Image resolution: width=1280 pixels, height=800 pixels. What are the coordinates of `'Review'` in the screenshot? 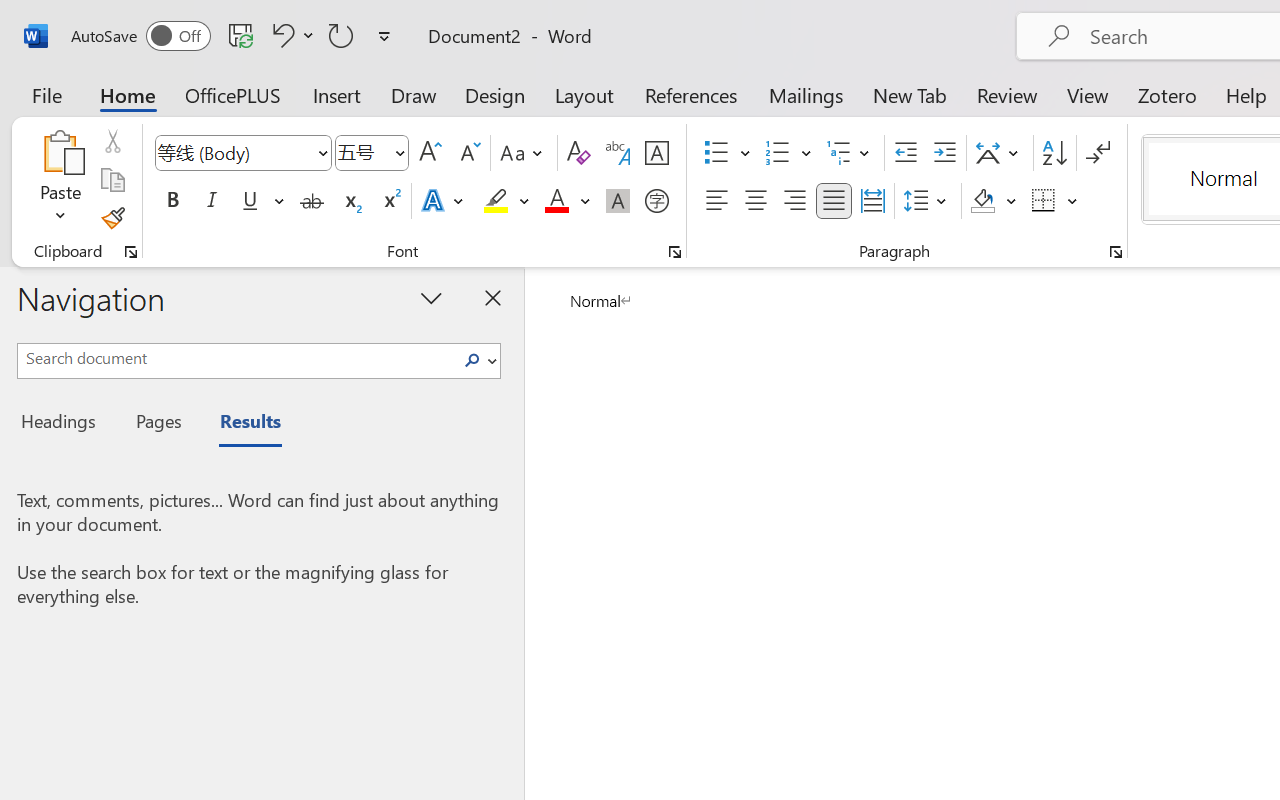 It's located at (1007, 94).